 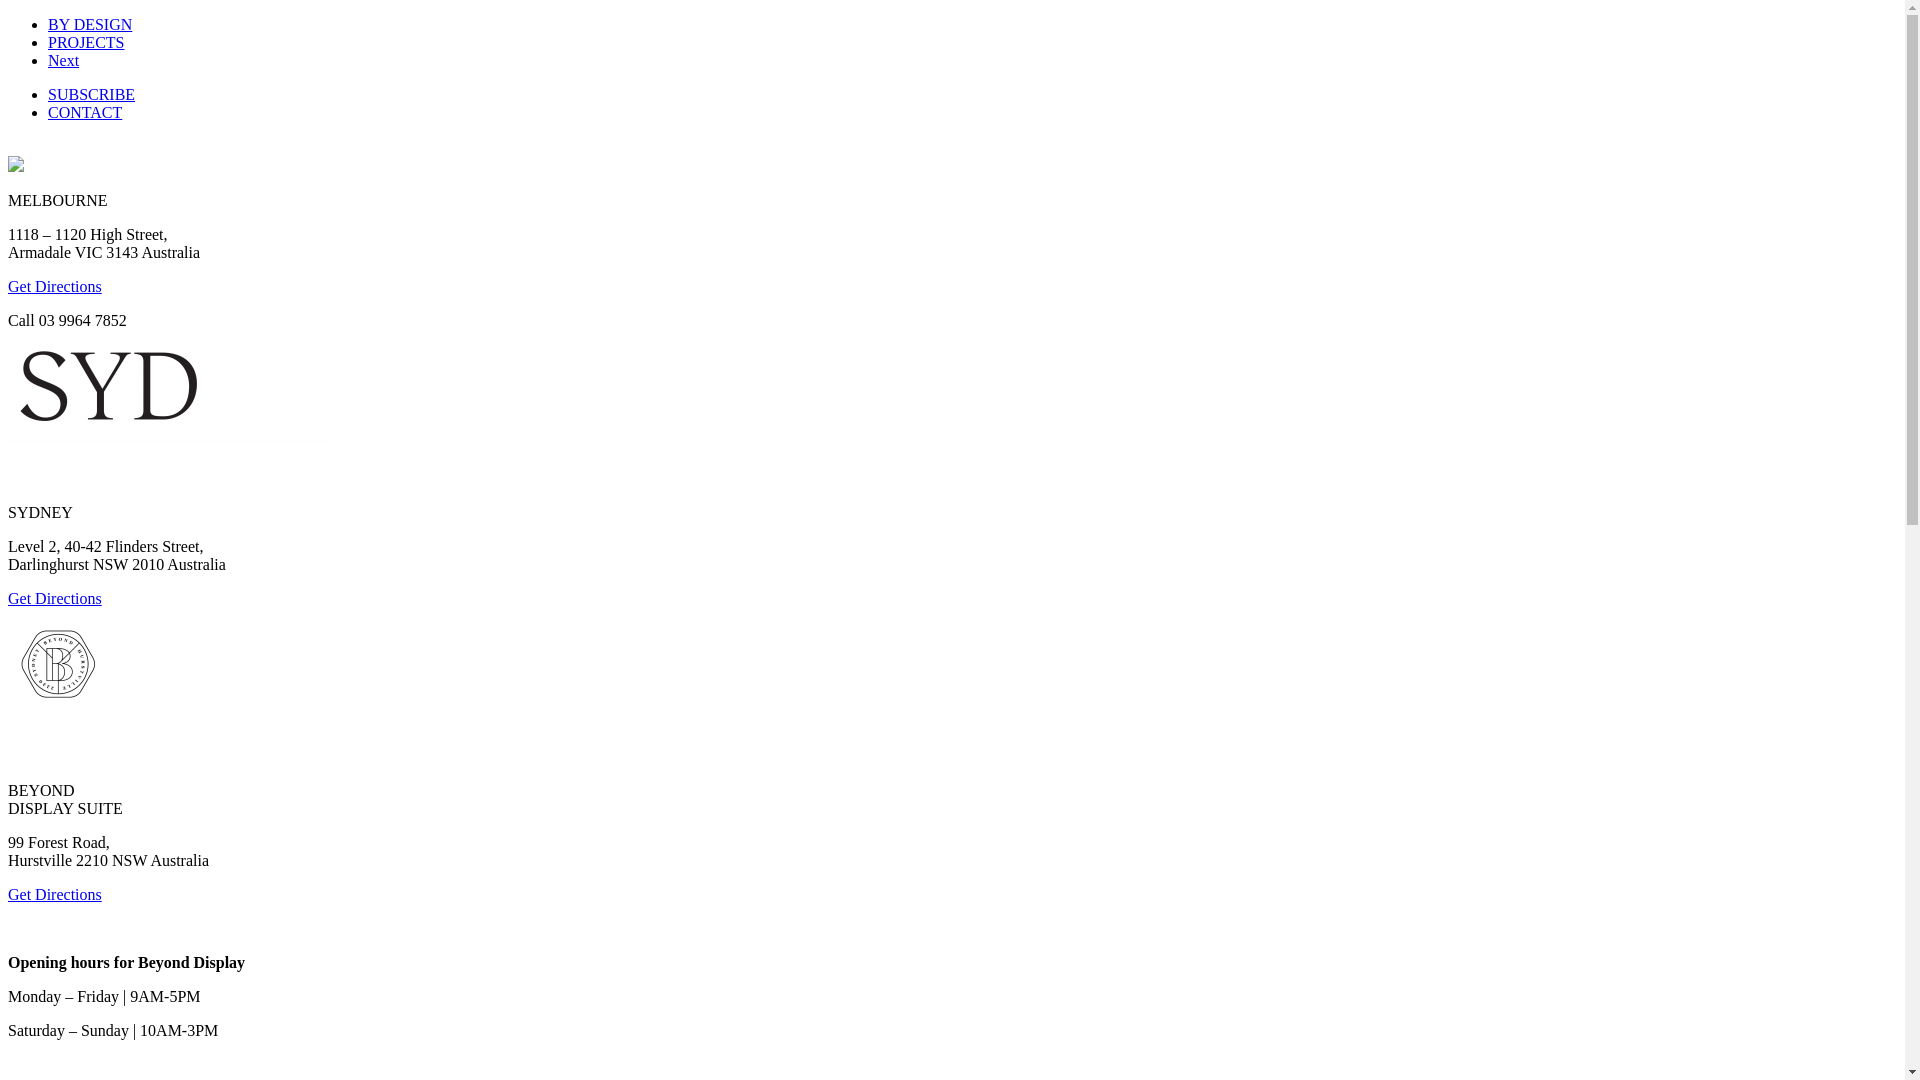 What do you see at coordinates (63, 59) in the screenshot?
I see `'Next'` at bounding box center [63, 59].